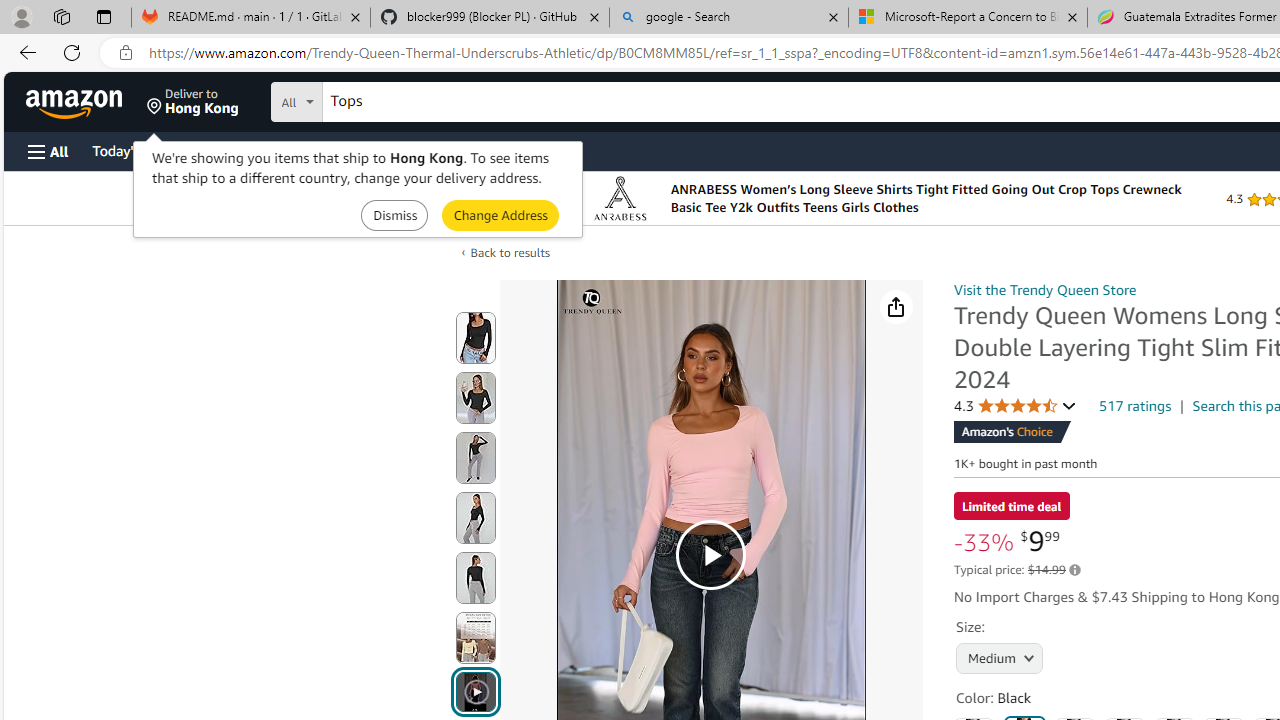 The image size is (1280, 720). What do you see at coordinates (193, 101) in the screenshot?
I see `'Deliver to Hong Kong'` at bounding box center [193, 101].